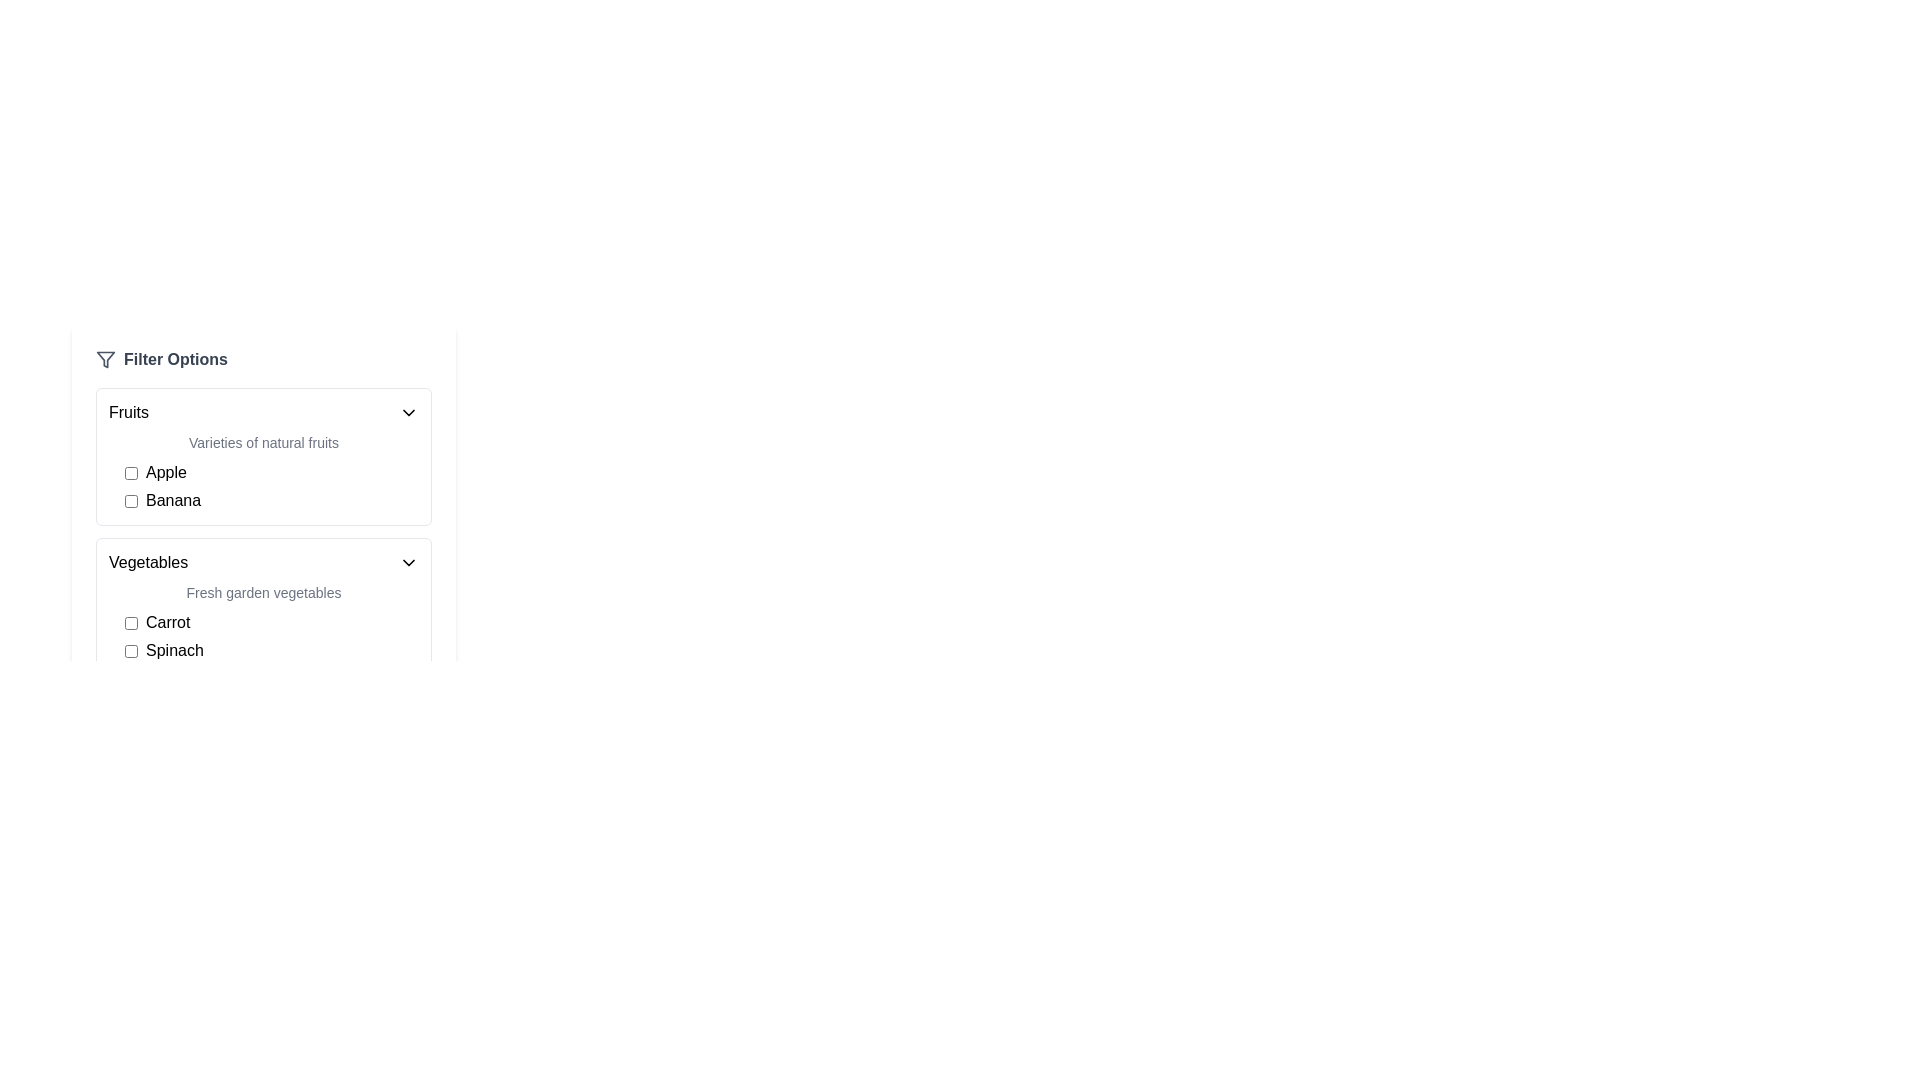 The width and height of the screenshot is (1920, 1080). I want to click on the 'Carrot' label text, so click(168, 622).